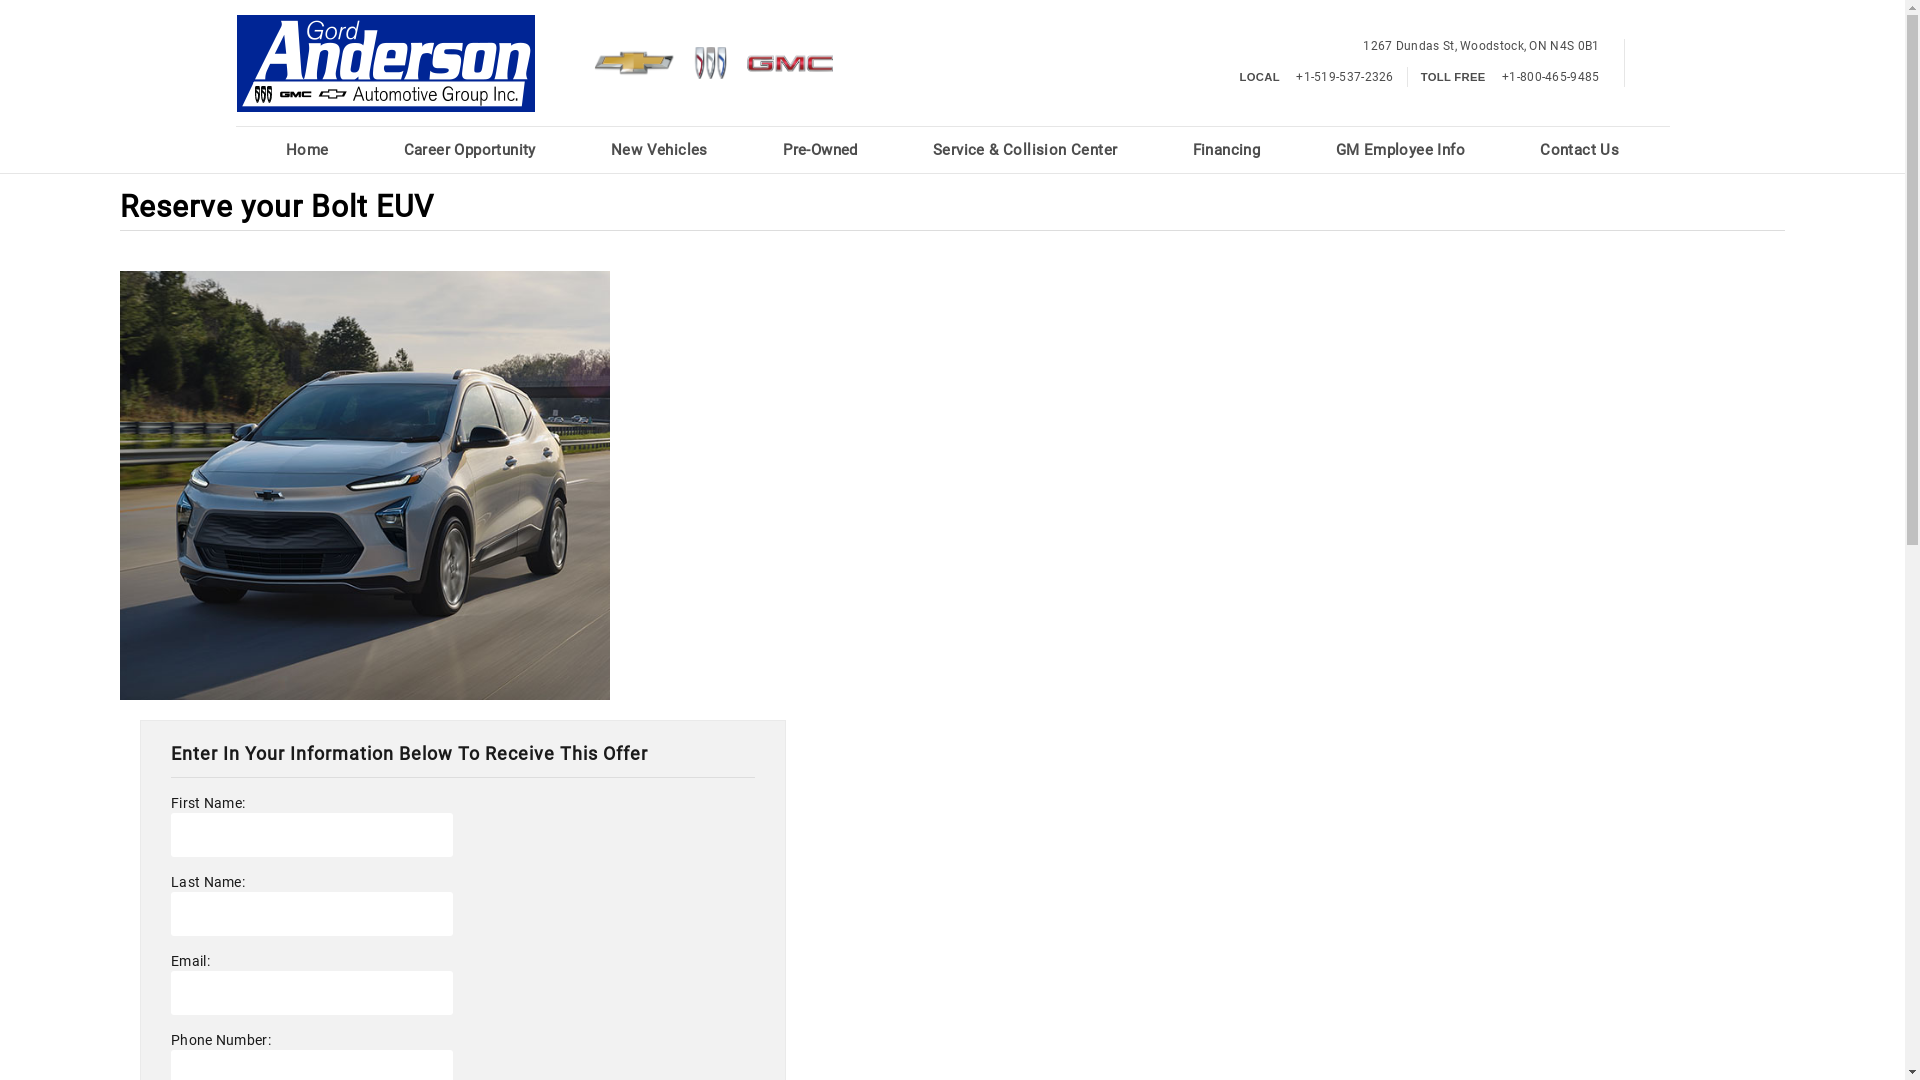 Image resolution: width=1920 pixels, height=1080 pixels. Describe the element at coordinates (1238, 76) in the screenshot. I see `'LOCAL +1-519-537-2326'` at that location.